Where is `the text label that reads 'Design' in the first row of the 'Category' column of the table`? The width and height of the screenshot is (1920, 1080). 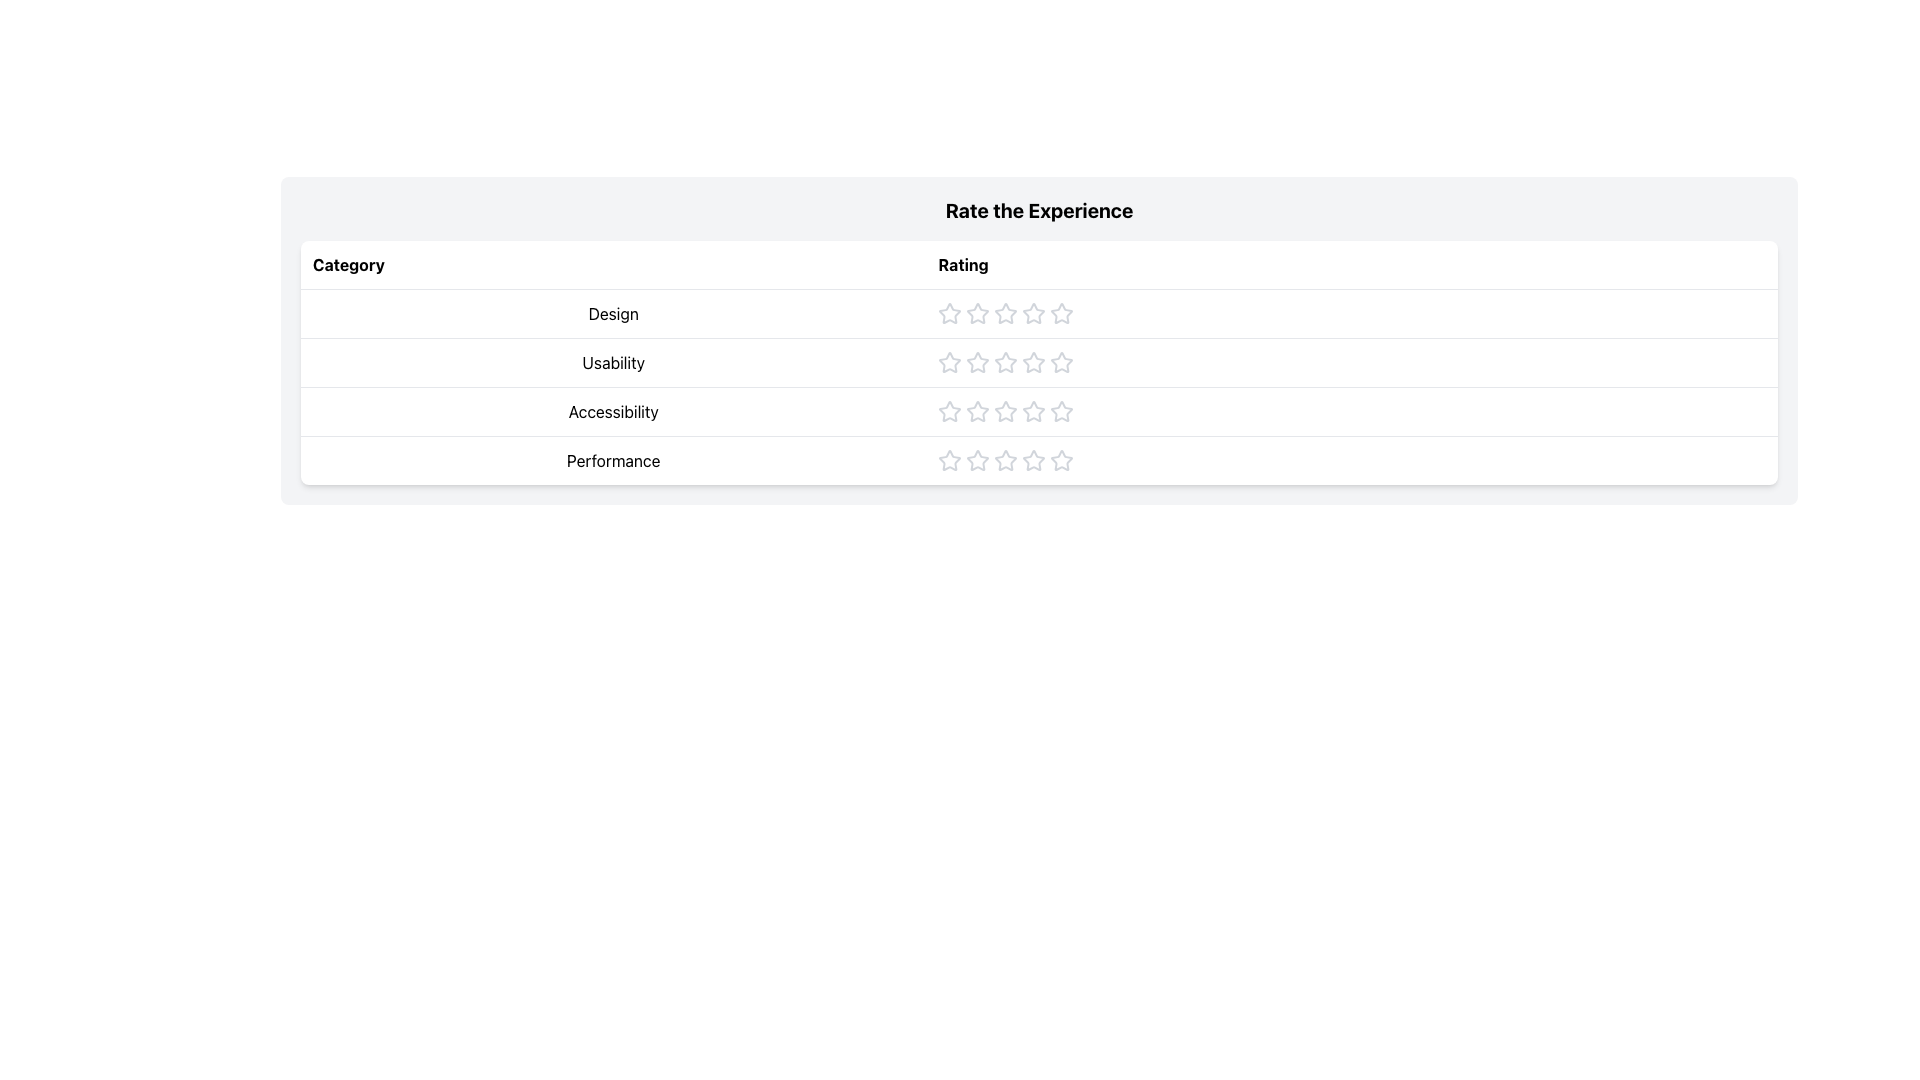
the text label that reads 'Design' in the first row of the 'Category' column of the table is located at coordinates (612, 313).